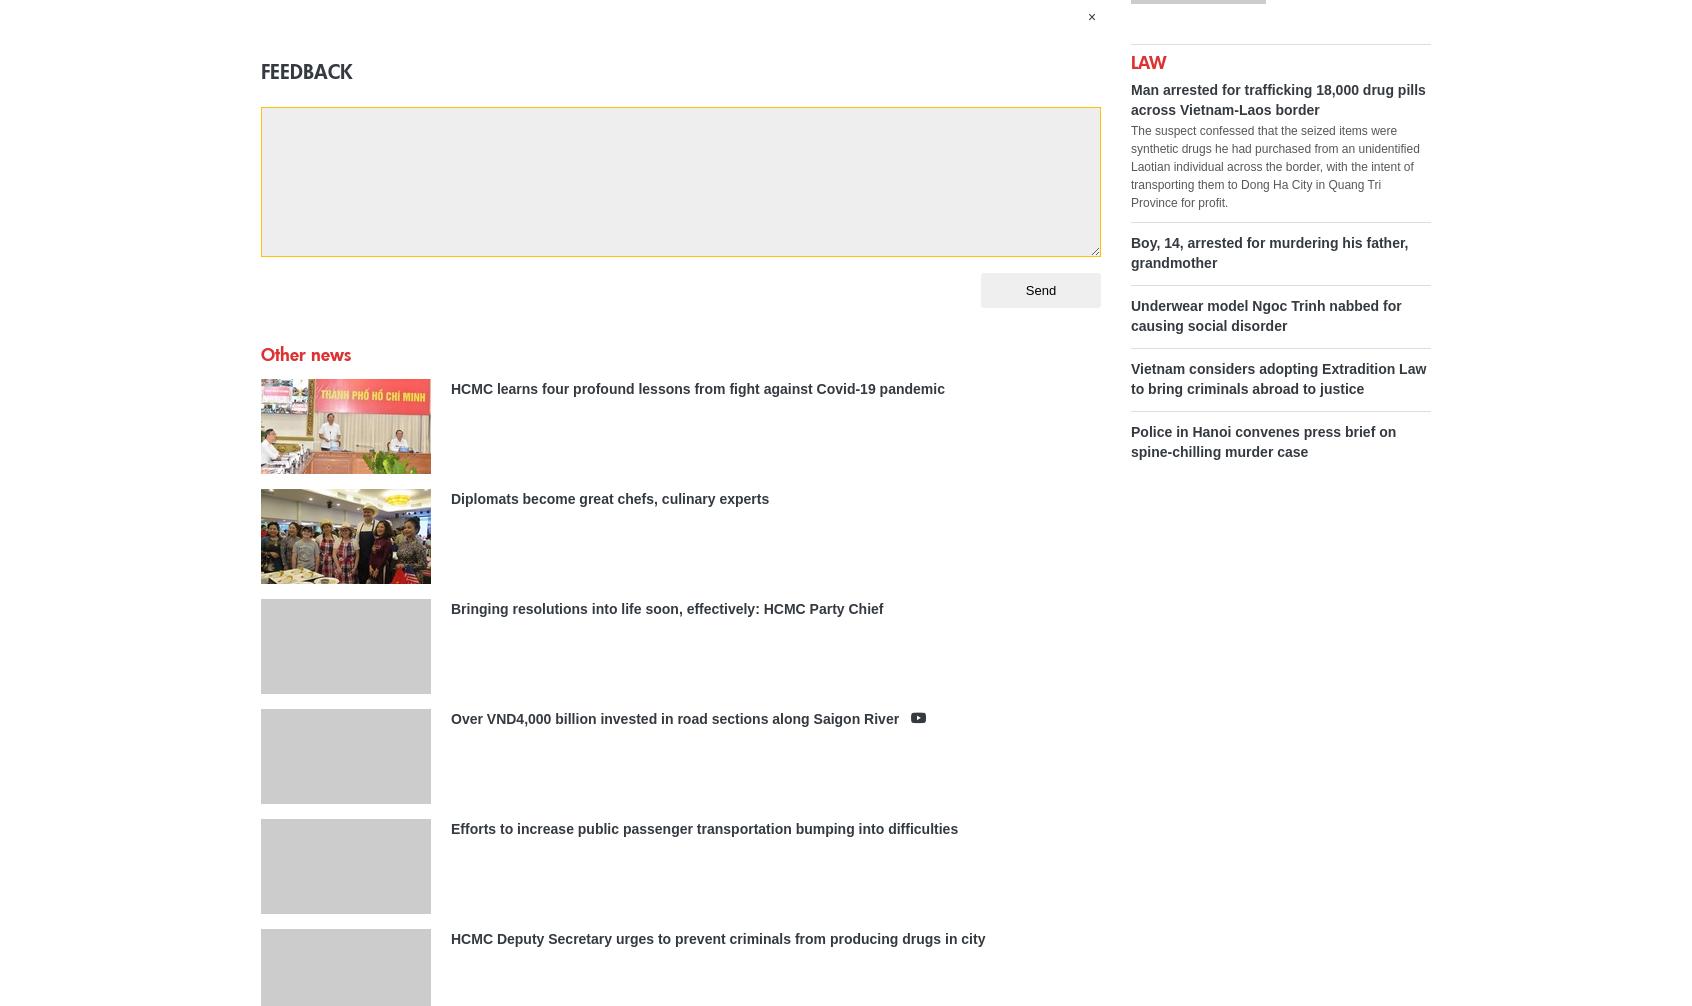 This screenshot has width=1692, height=1006. What do you see at coordinates (1276, 98) in the screenshot?
I see `'Man arrested for trafficking 18,000 drug pills across Vietnam-Laos border'` at bounding box center [1276, 98].